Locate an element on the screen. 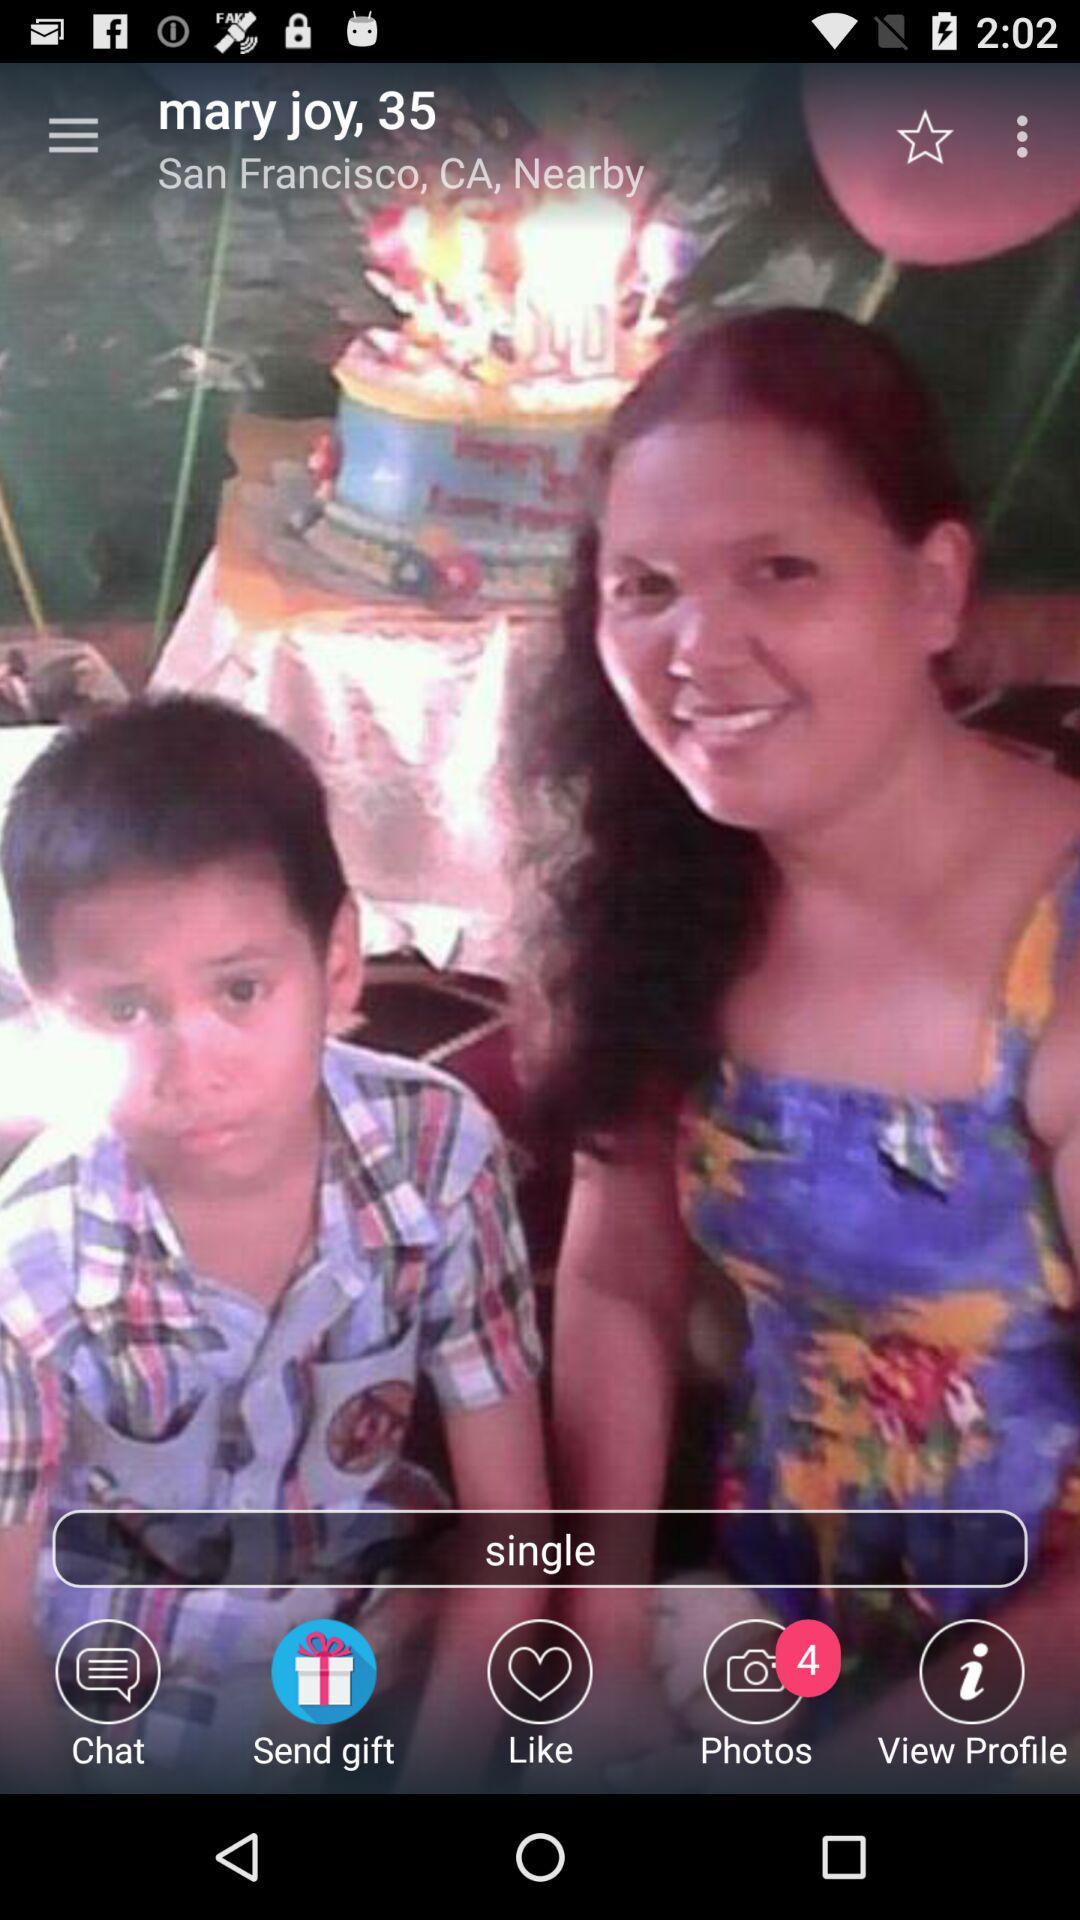  icon to the right of photos item is located at coordinates (971, 1705).